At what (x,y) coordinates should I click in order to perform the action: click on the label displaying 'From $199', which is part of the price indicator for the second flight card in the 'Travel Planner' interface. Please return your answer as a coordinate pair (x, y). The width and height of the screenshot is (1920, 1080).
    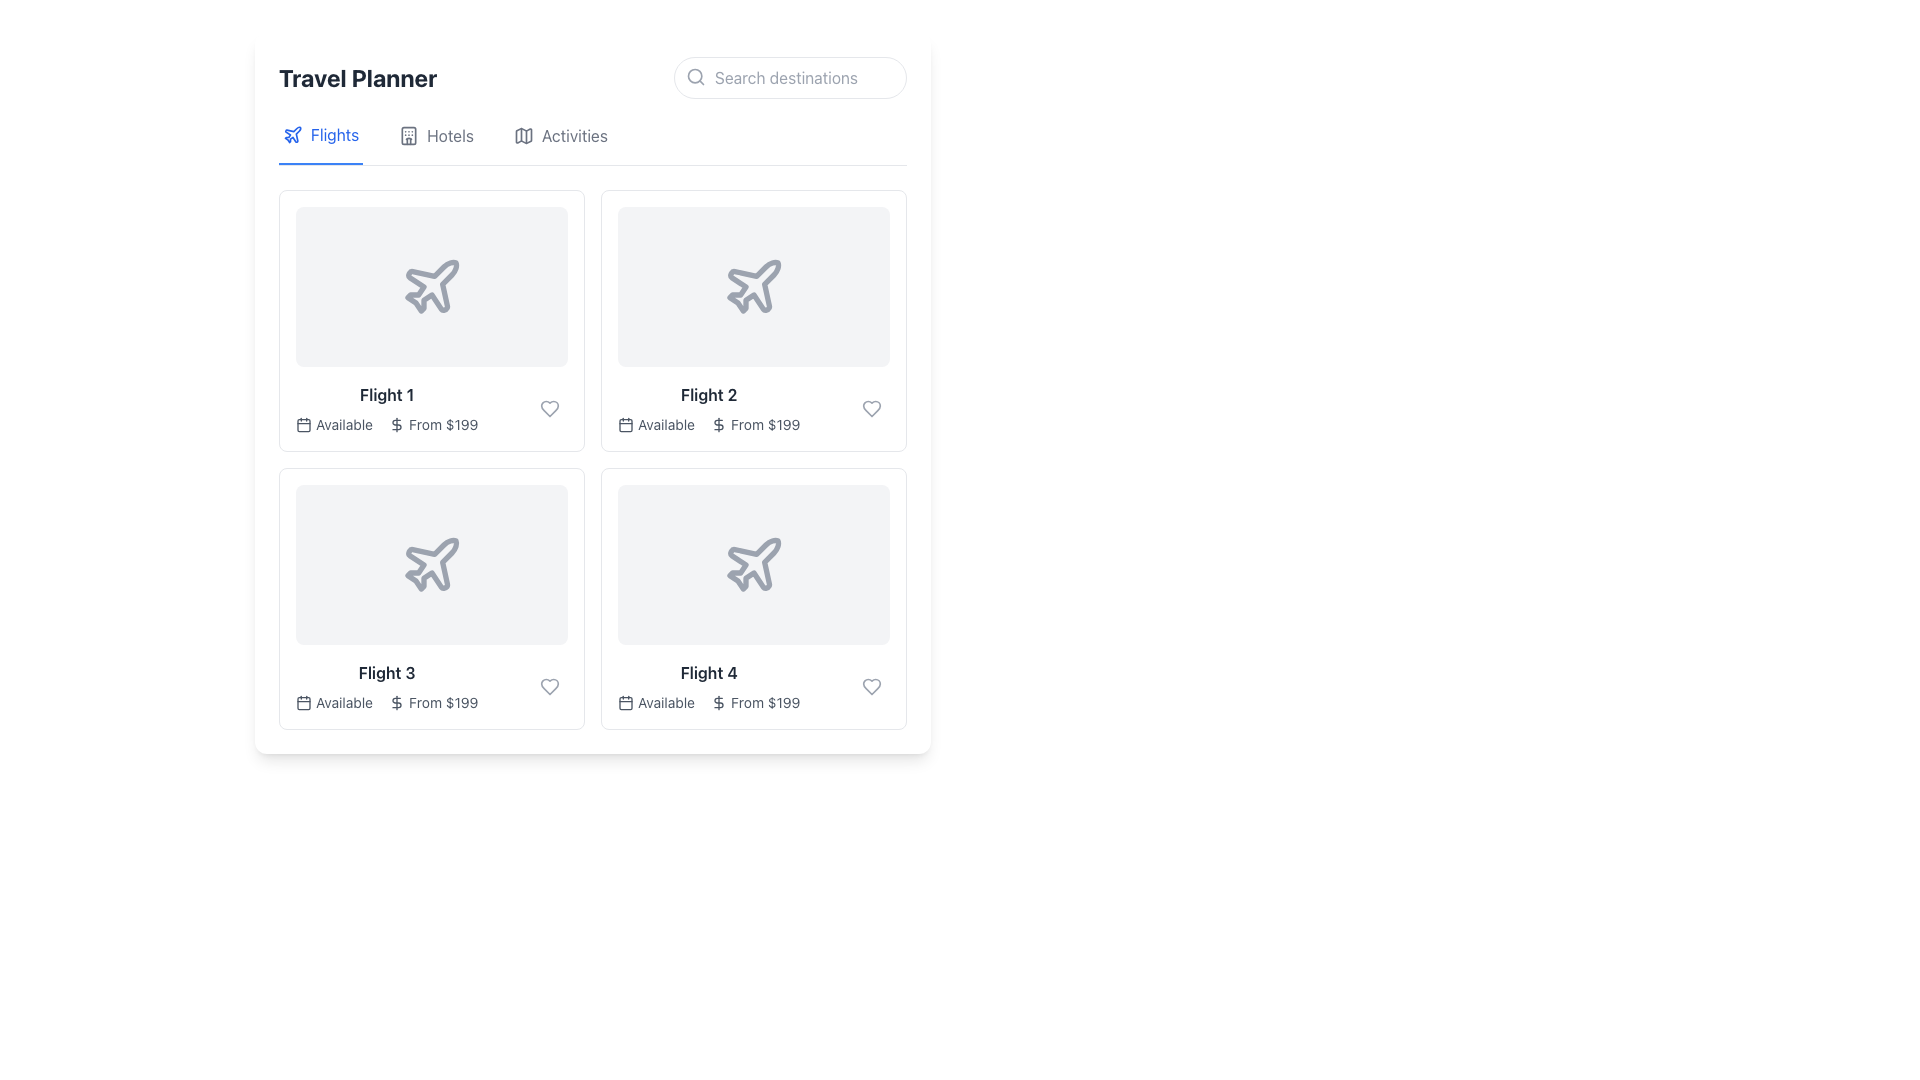
    Looking at the image, I should click on (764, 423).